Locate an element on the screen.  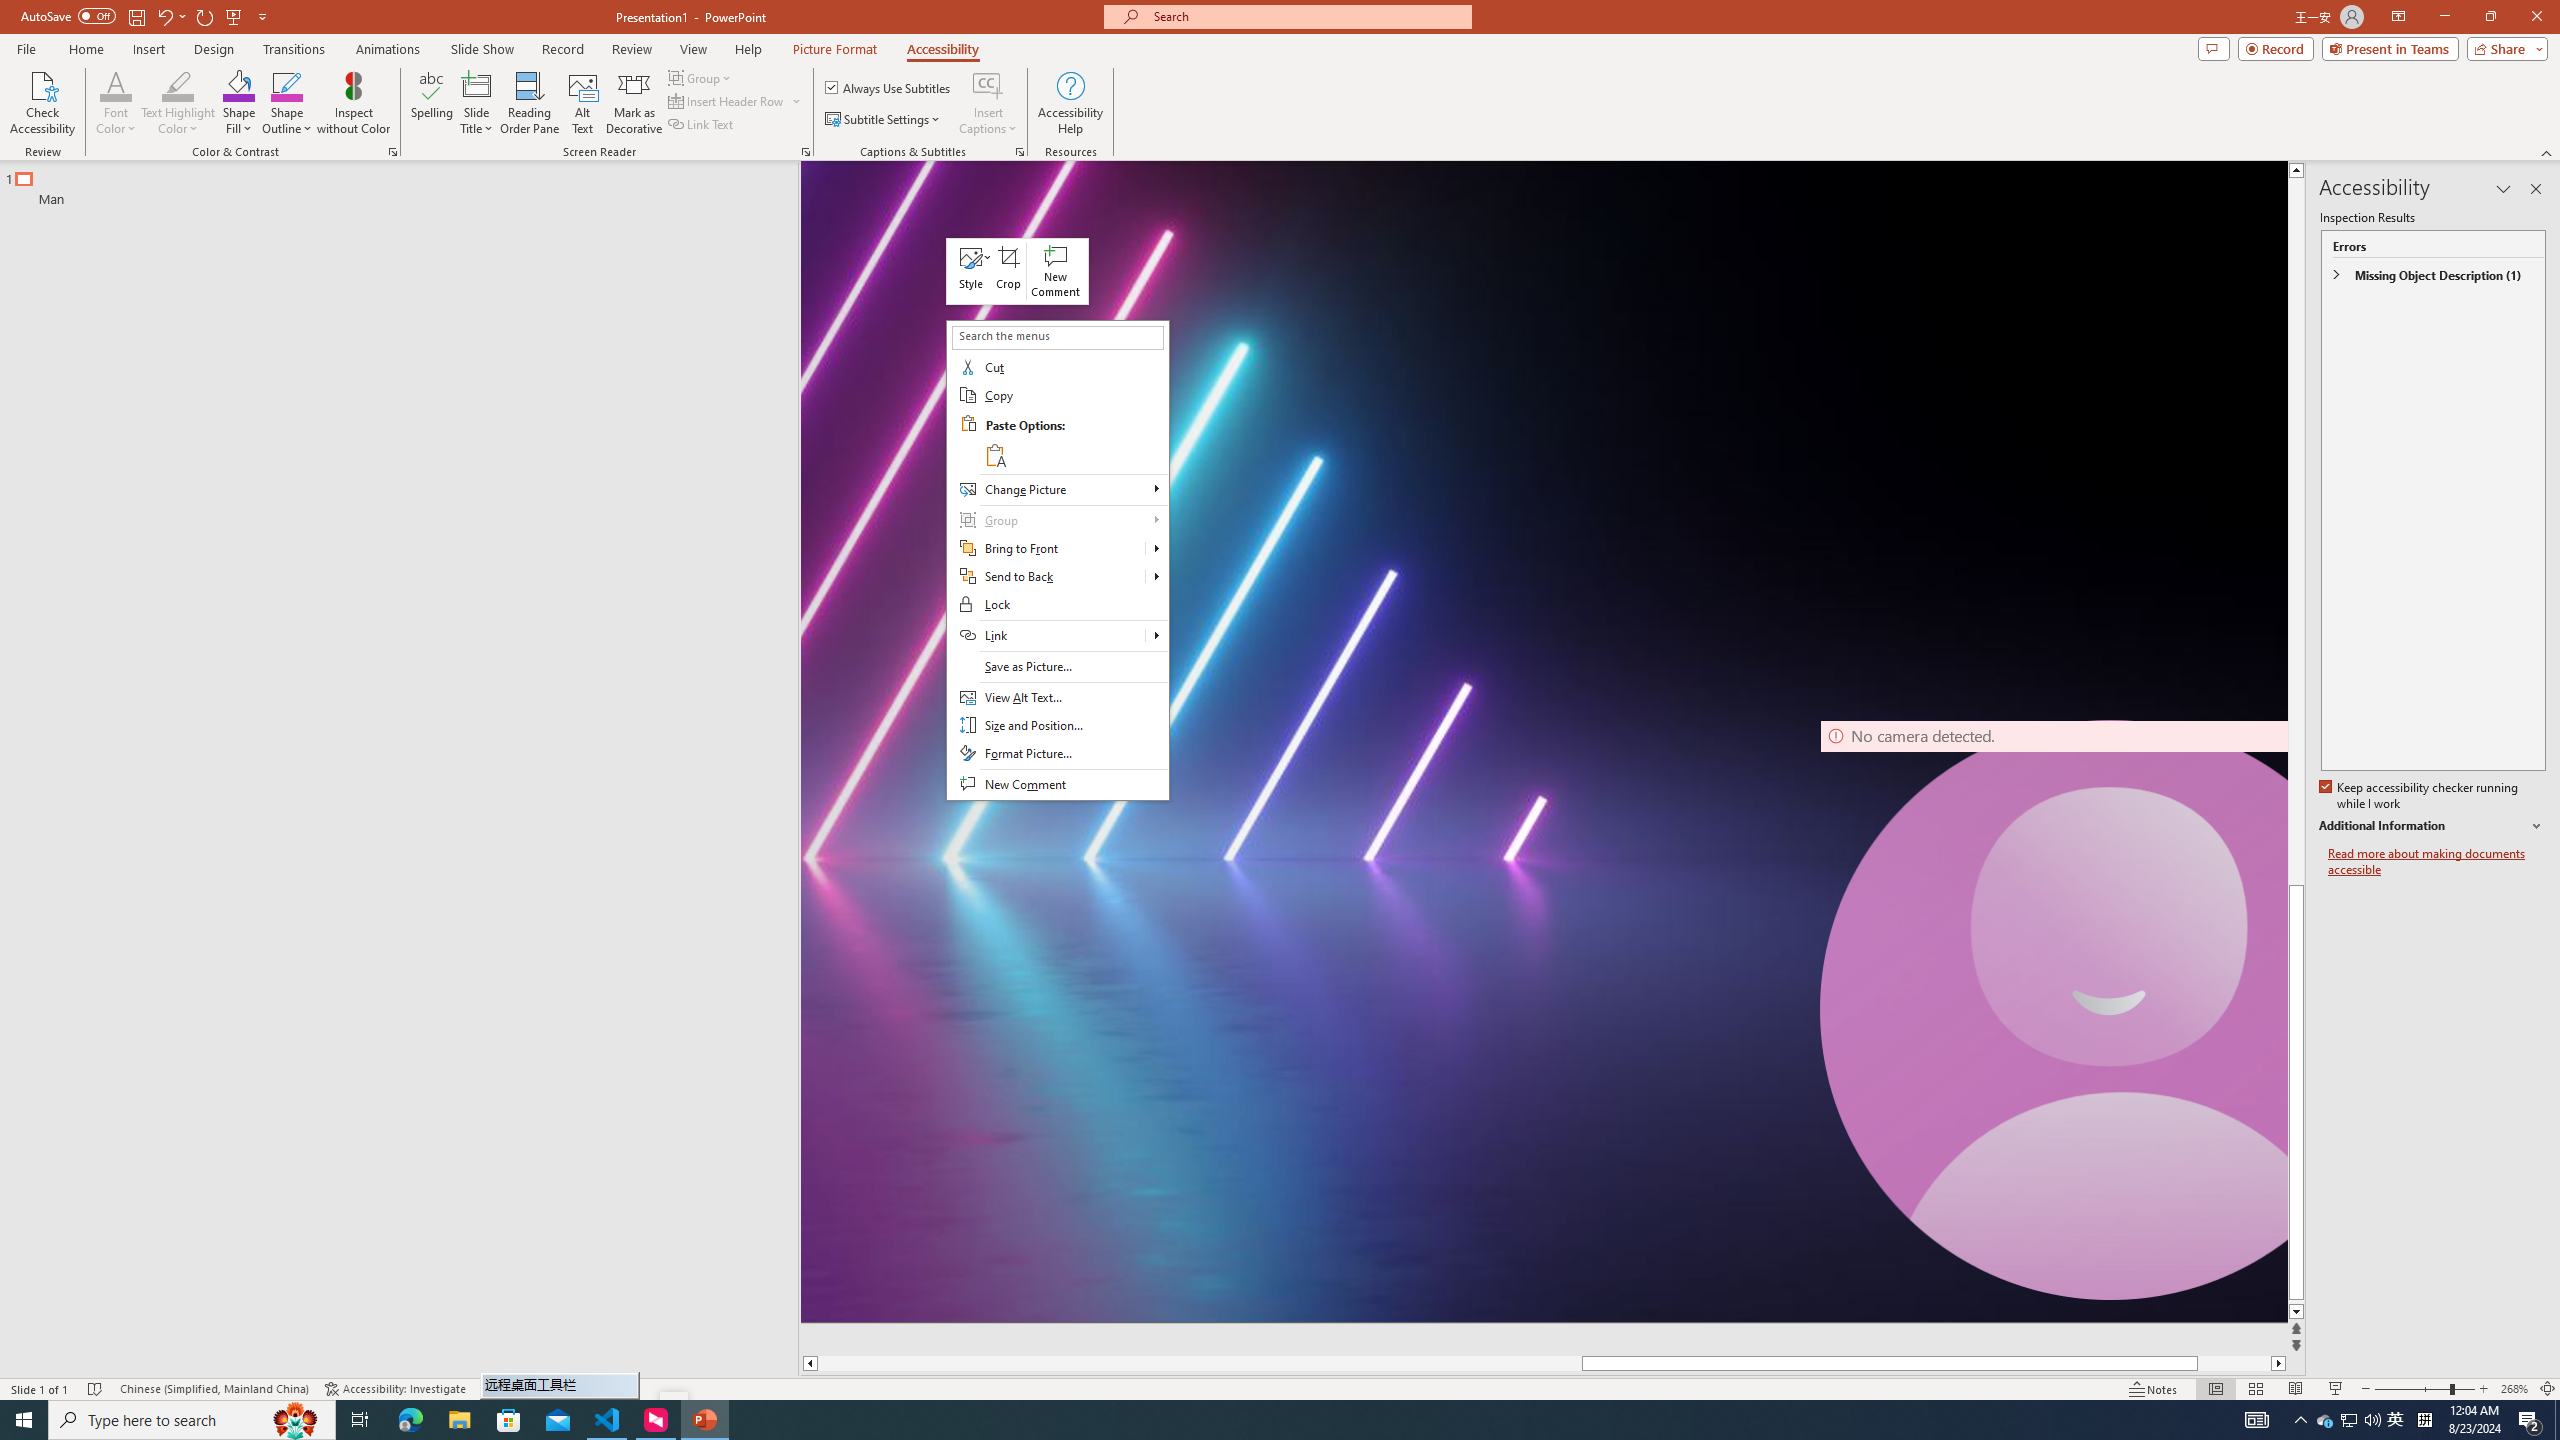
'Bring to Front' is located at coordinates (1056, 548).